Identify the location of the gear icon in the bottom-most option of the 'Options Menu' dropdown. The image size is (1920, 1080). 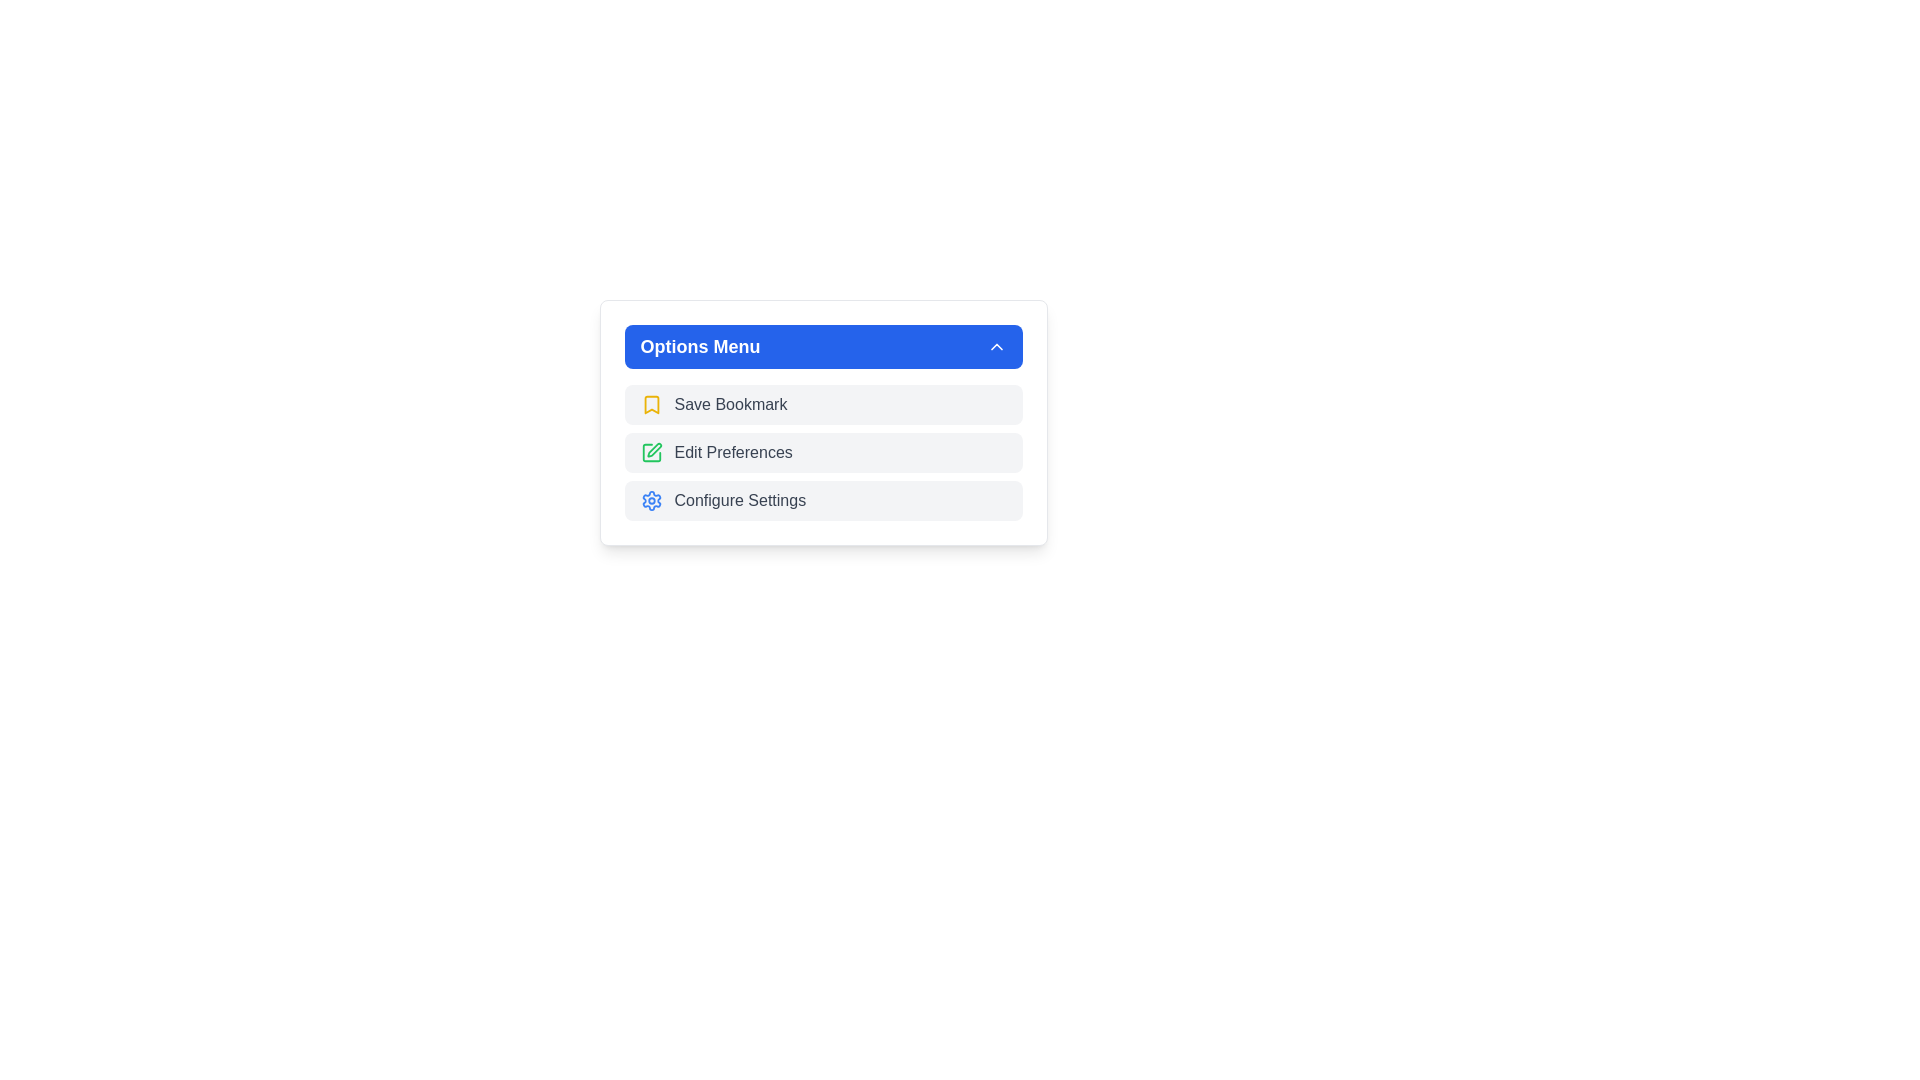
(651, 500).